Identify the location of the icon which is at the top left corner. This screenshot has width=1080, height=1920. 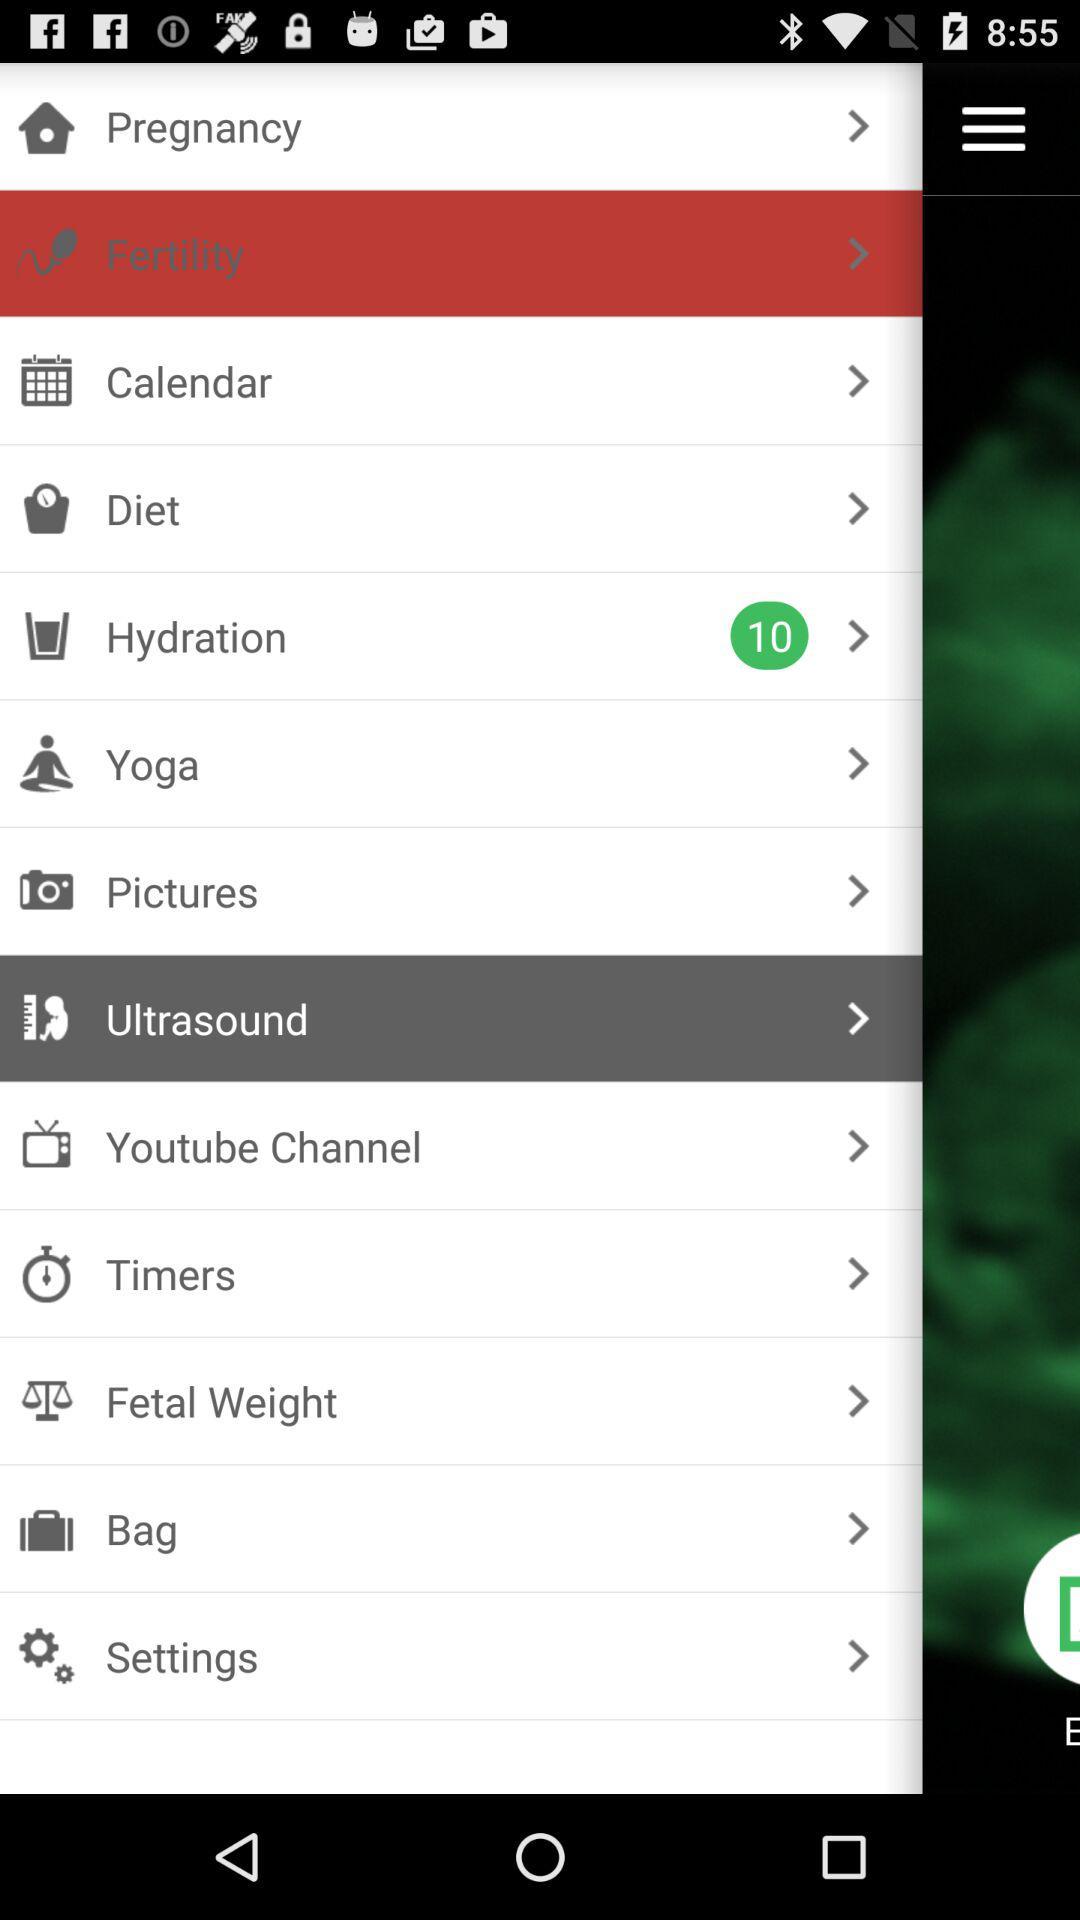
(45, 124).